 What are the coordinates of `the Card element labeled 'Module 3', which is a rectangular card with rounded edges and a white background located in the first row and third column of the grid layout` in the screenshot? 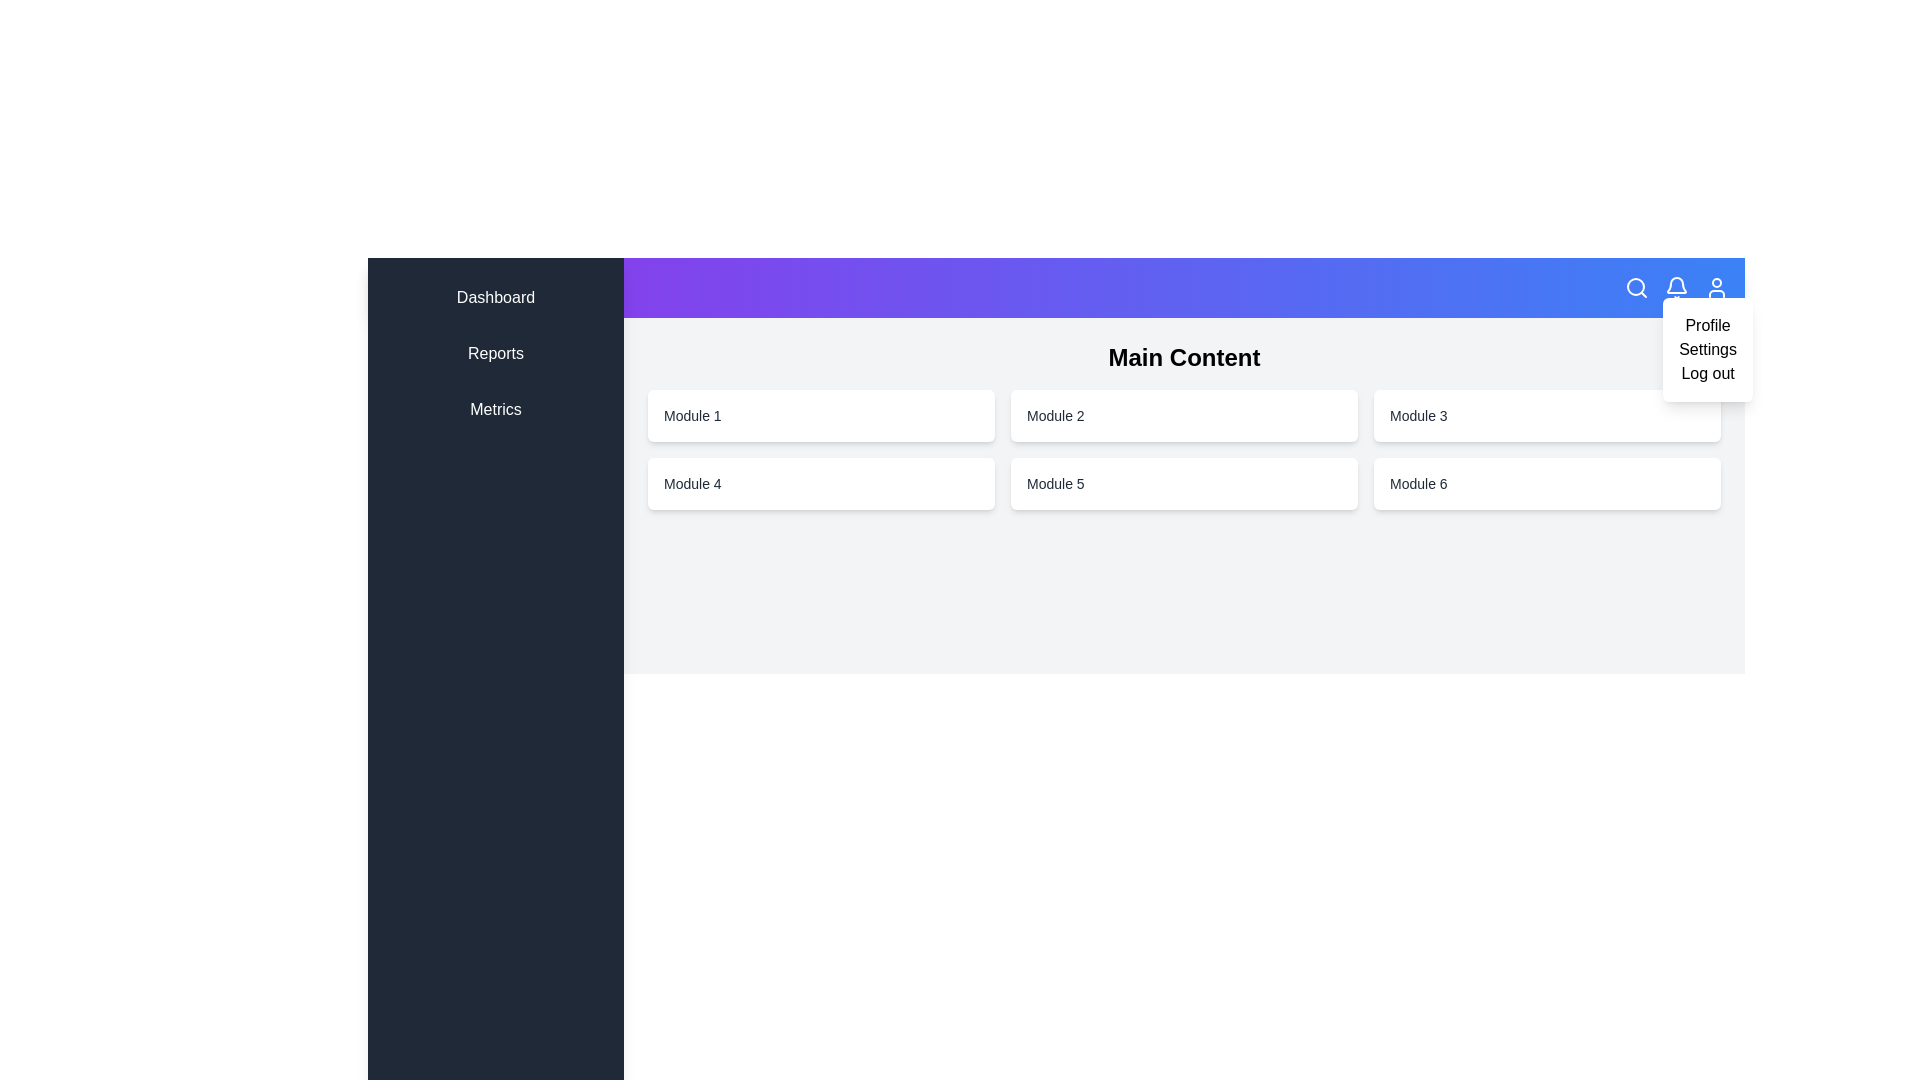 It's located at (1546, 415).